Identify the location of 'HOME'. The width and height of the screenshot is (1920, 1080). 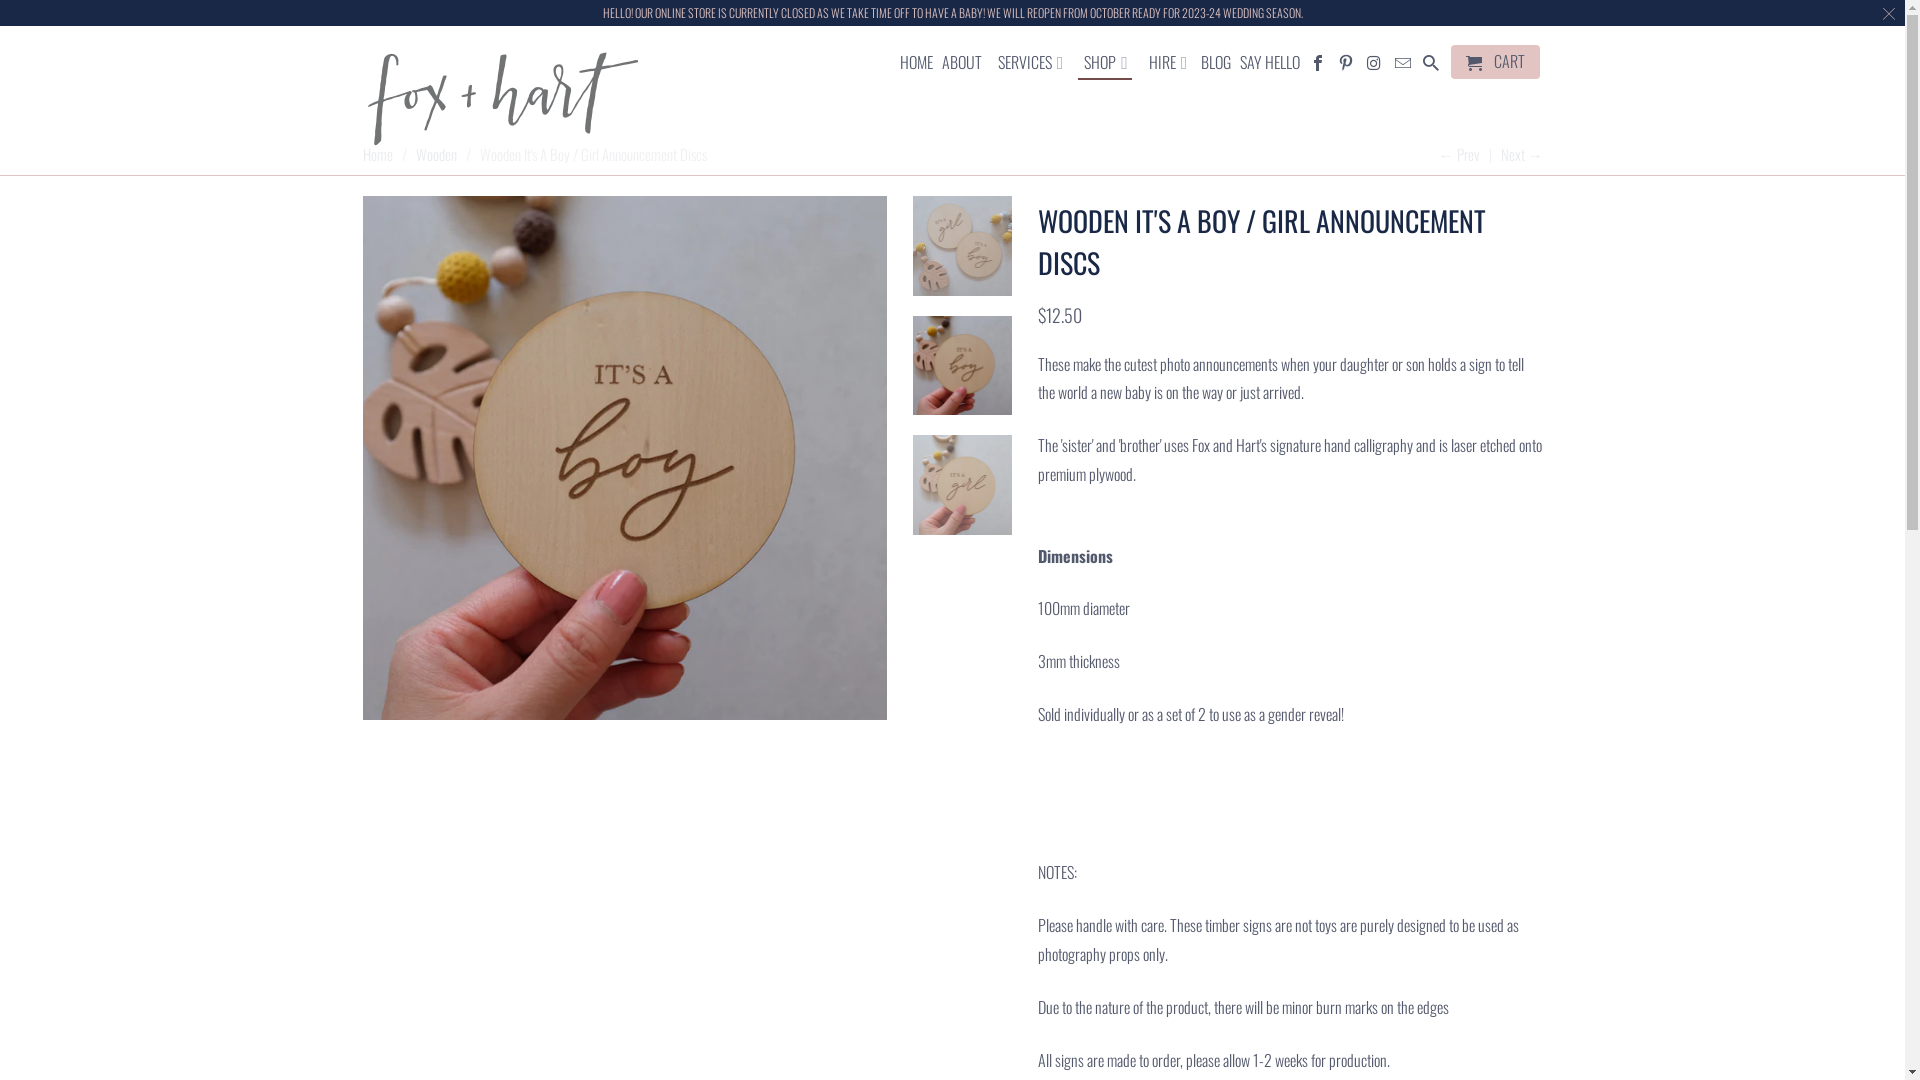
(915, 64).